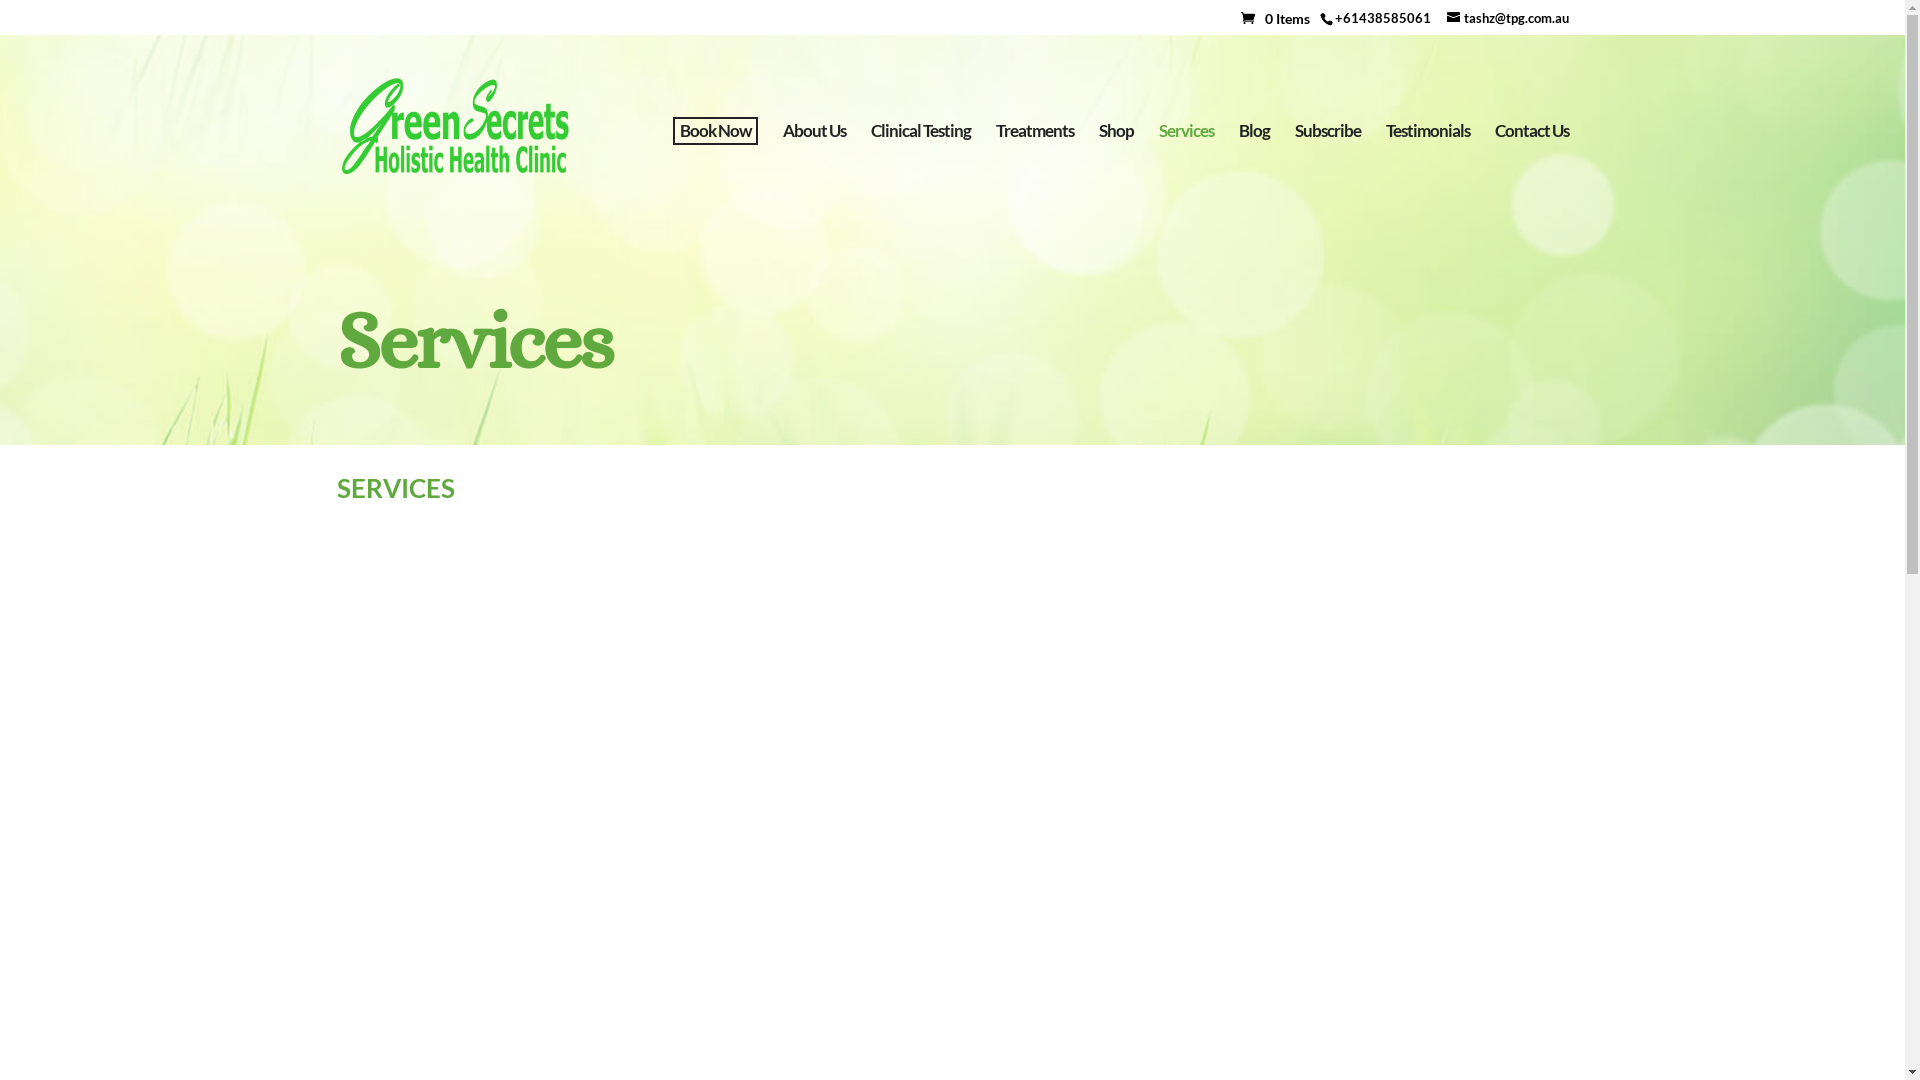  I want to click on 'Book Now', so click(714, 131).